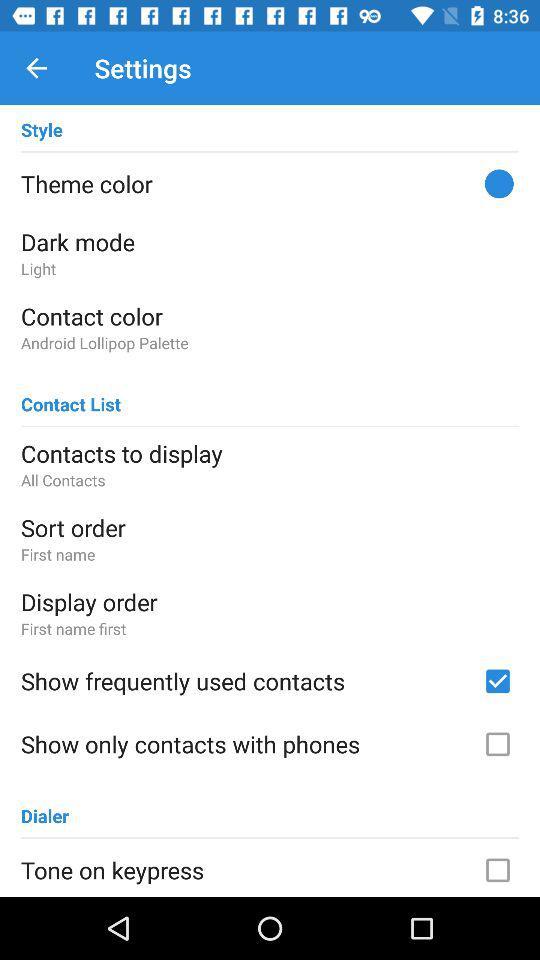 The height and width of the screenshot is (960, 540). Describe the element at coordinates (270, 241) in the screenshot. I see `the dark mode` at that location.